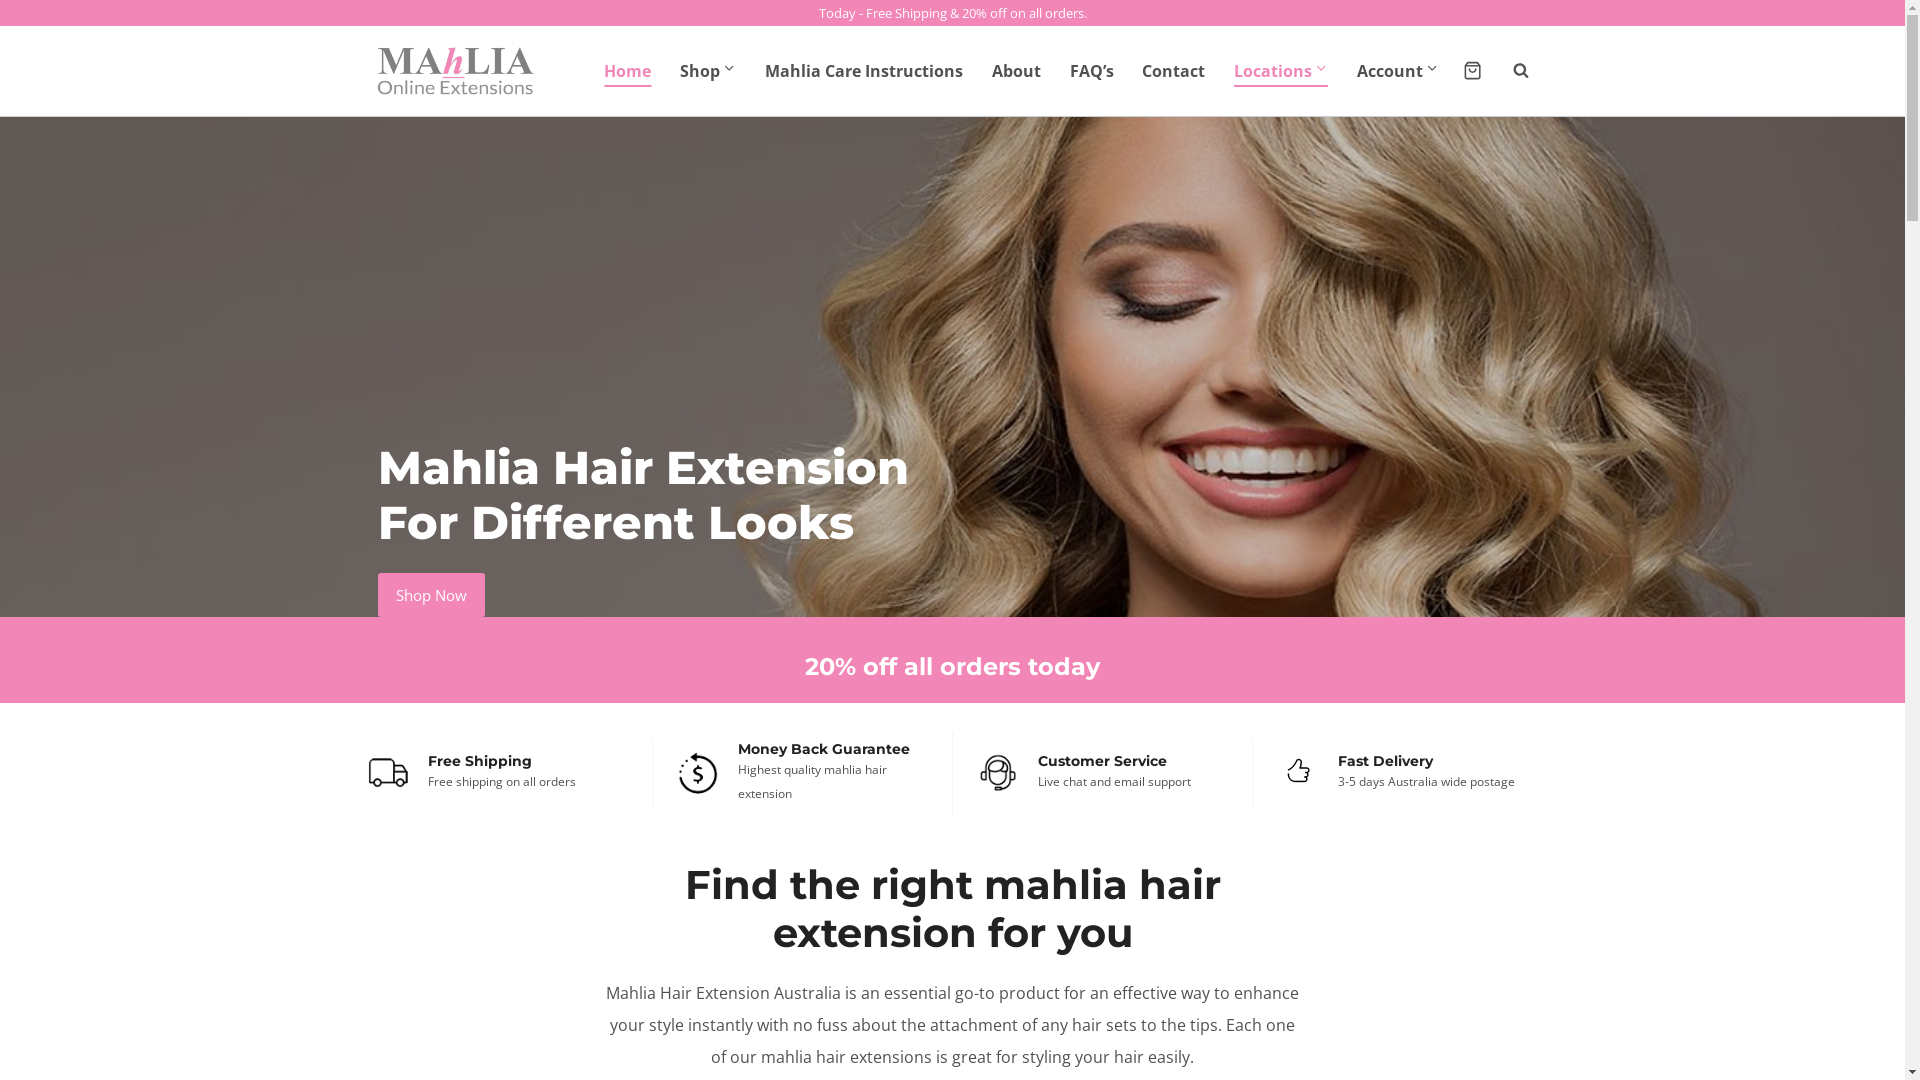  Describe the element at coordinates (627, 69) in the screenshot. I see `'Home'` at that location.